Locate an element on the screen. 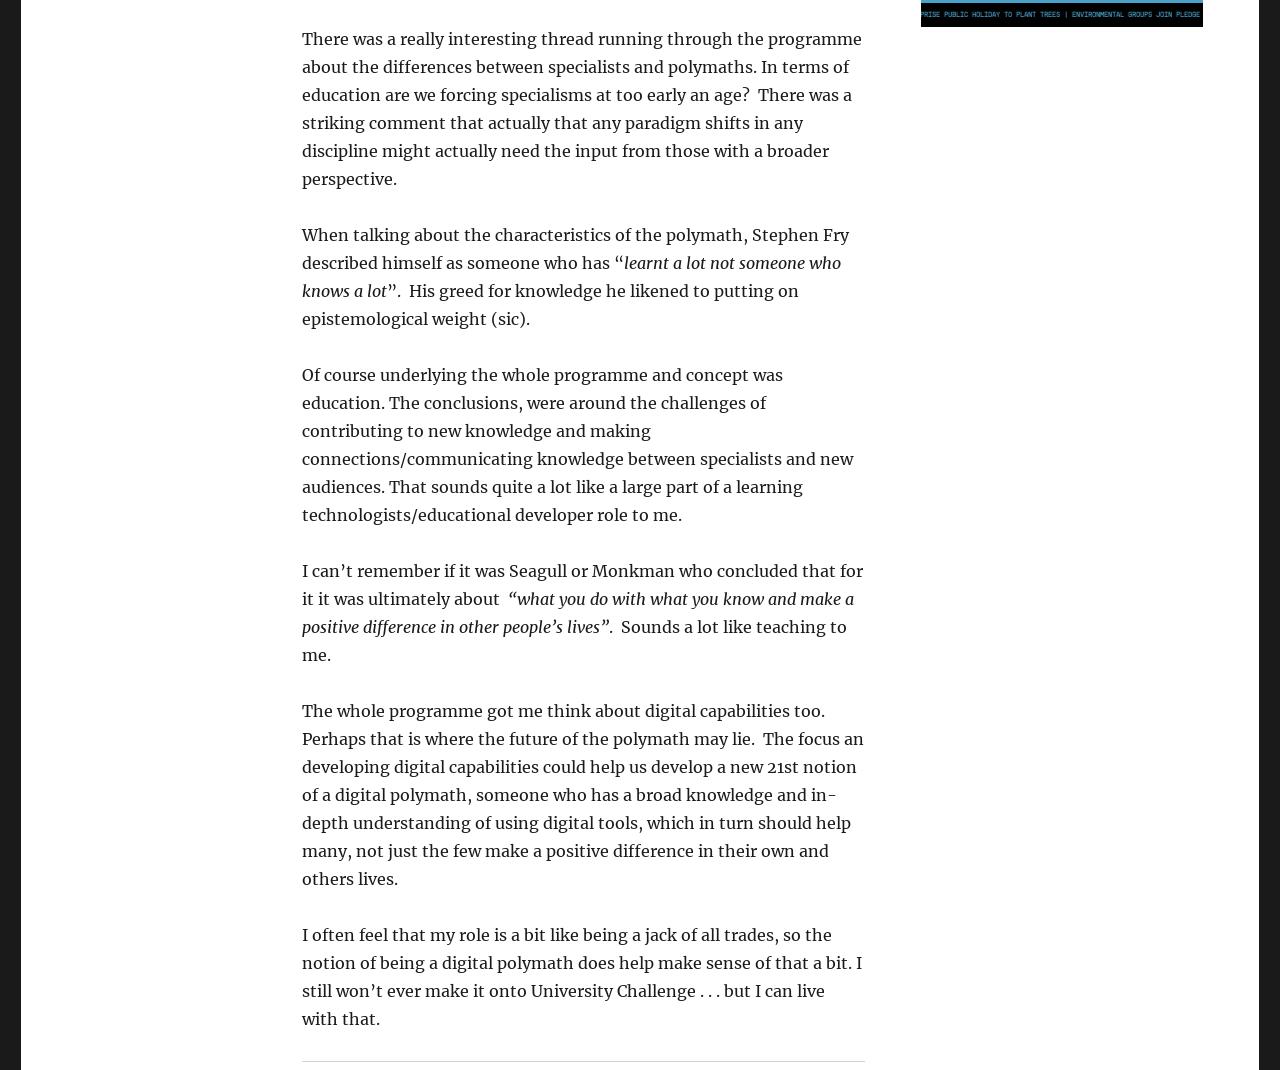 Image resolution: width=1280 pixels, height=1070 pixels. 'When talking about the characteristics of the polymath, Stephen Fry described himself as someone who has “' is located at coordinates (574, 247).